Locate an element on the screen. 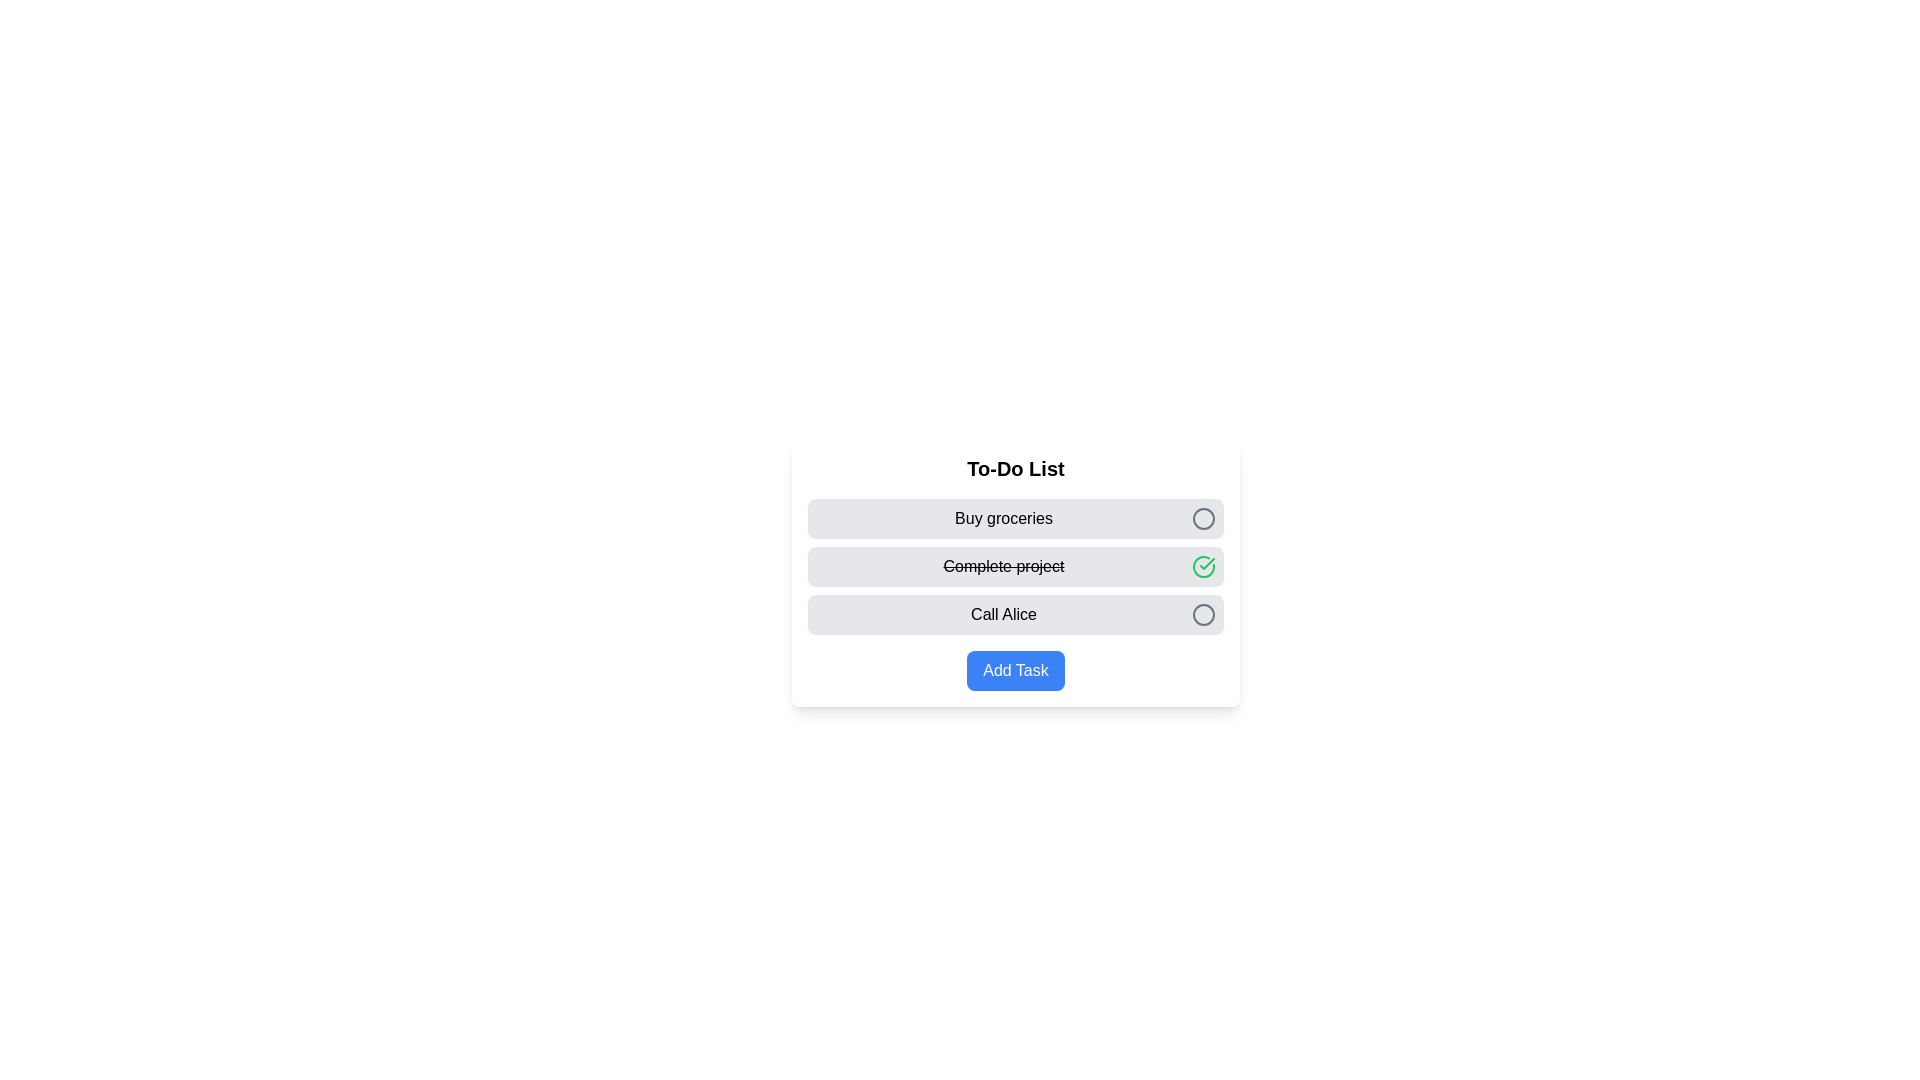 The height and width of the screenshot is (1080, 1920). the bold 'To-Do List' text label at the top of the interface, which serves as a header for the task list is located at coordinates (1016, 469).